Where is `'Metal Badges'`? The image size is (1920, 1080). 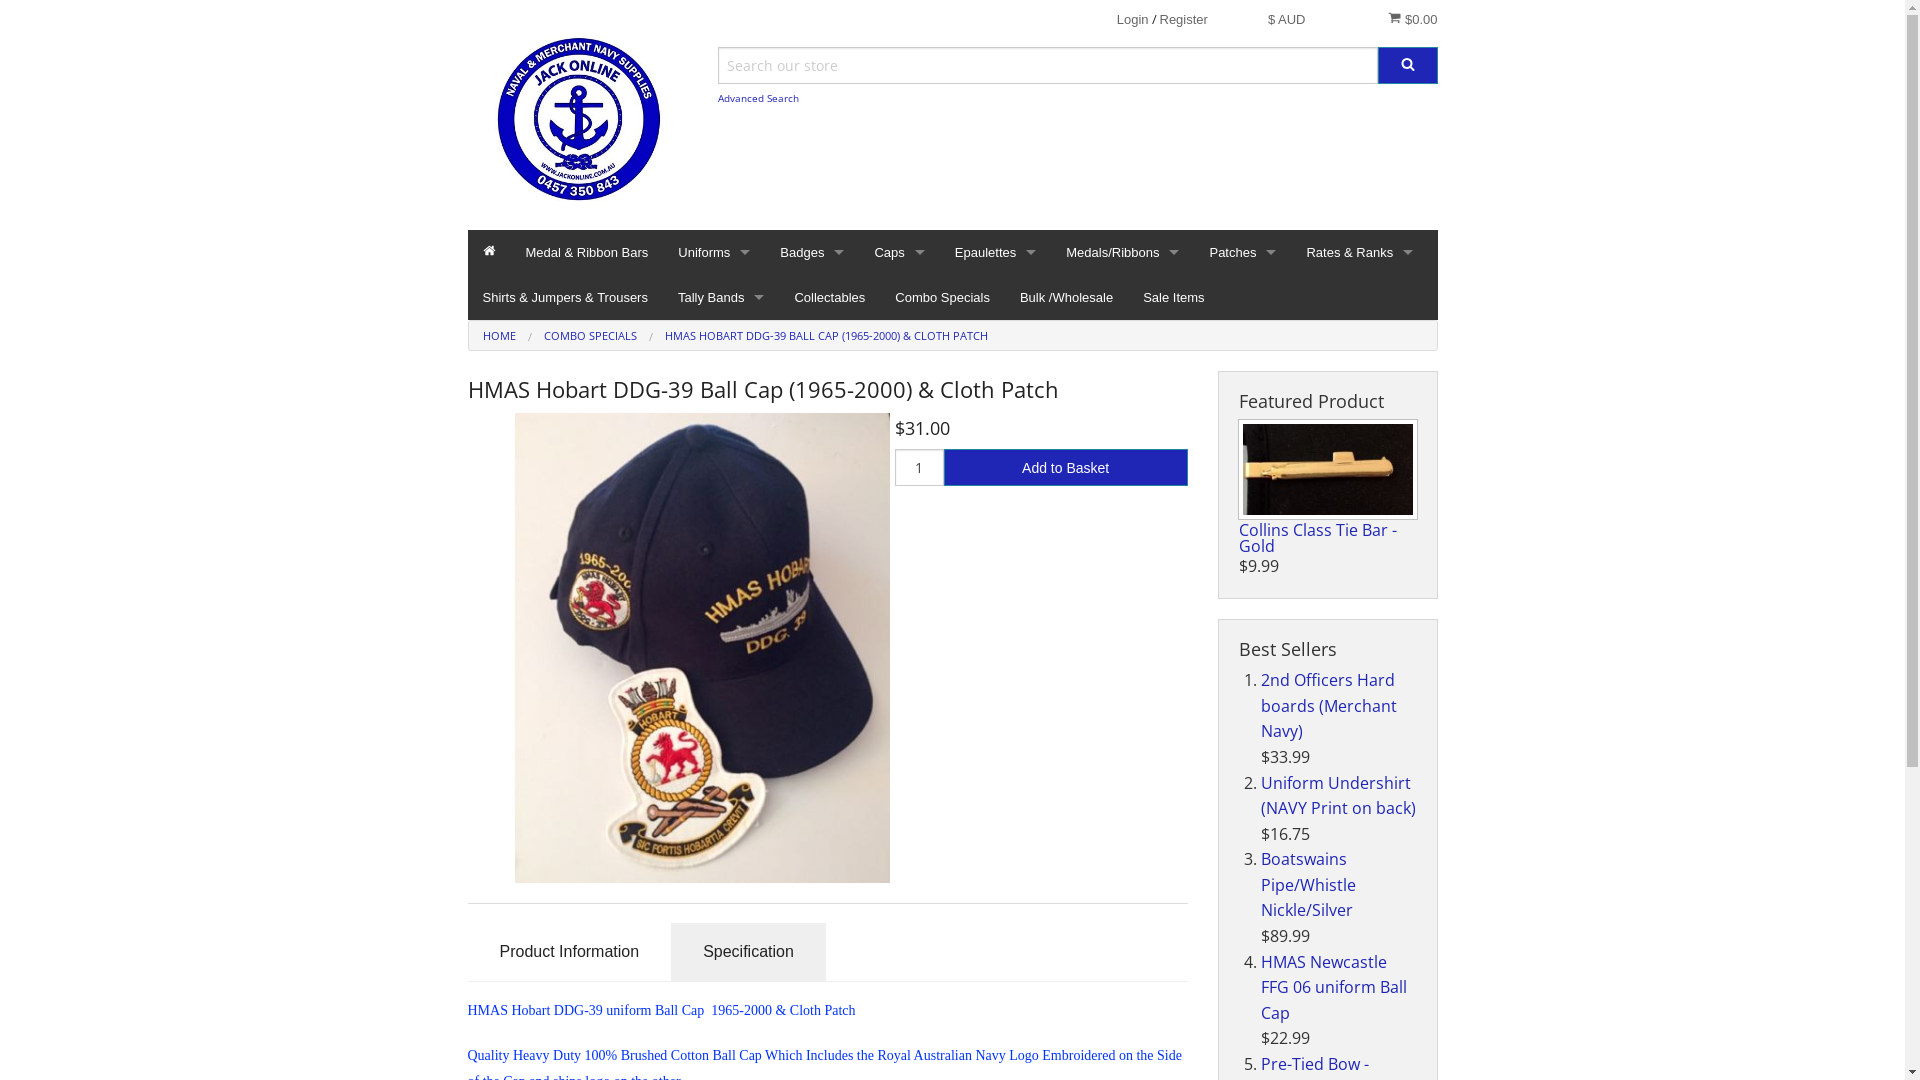 'Metal Badges' is located at coordinates (811, 367).